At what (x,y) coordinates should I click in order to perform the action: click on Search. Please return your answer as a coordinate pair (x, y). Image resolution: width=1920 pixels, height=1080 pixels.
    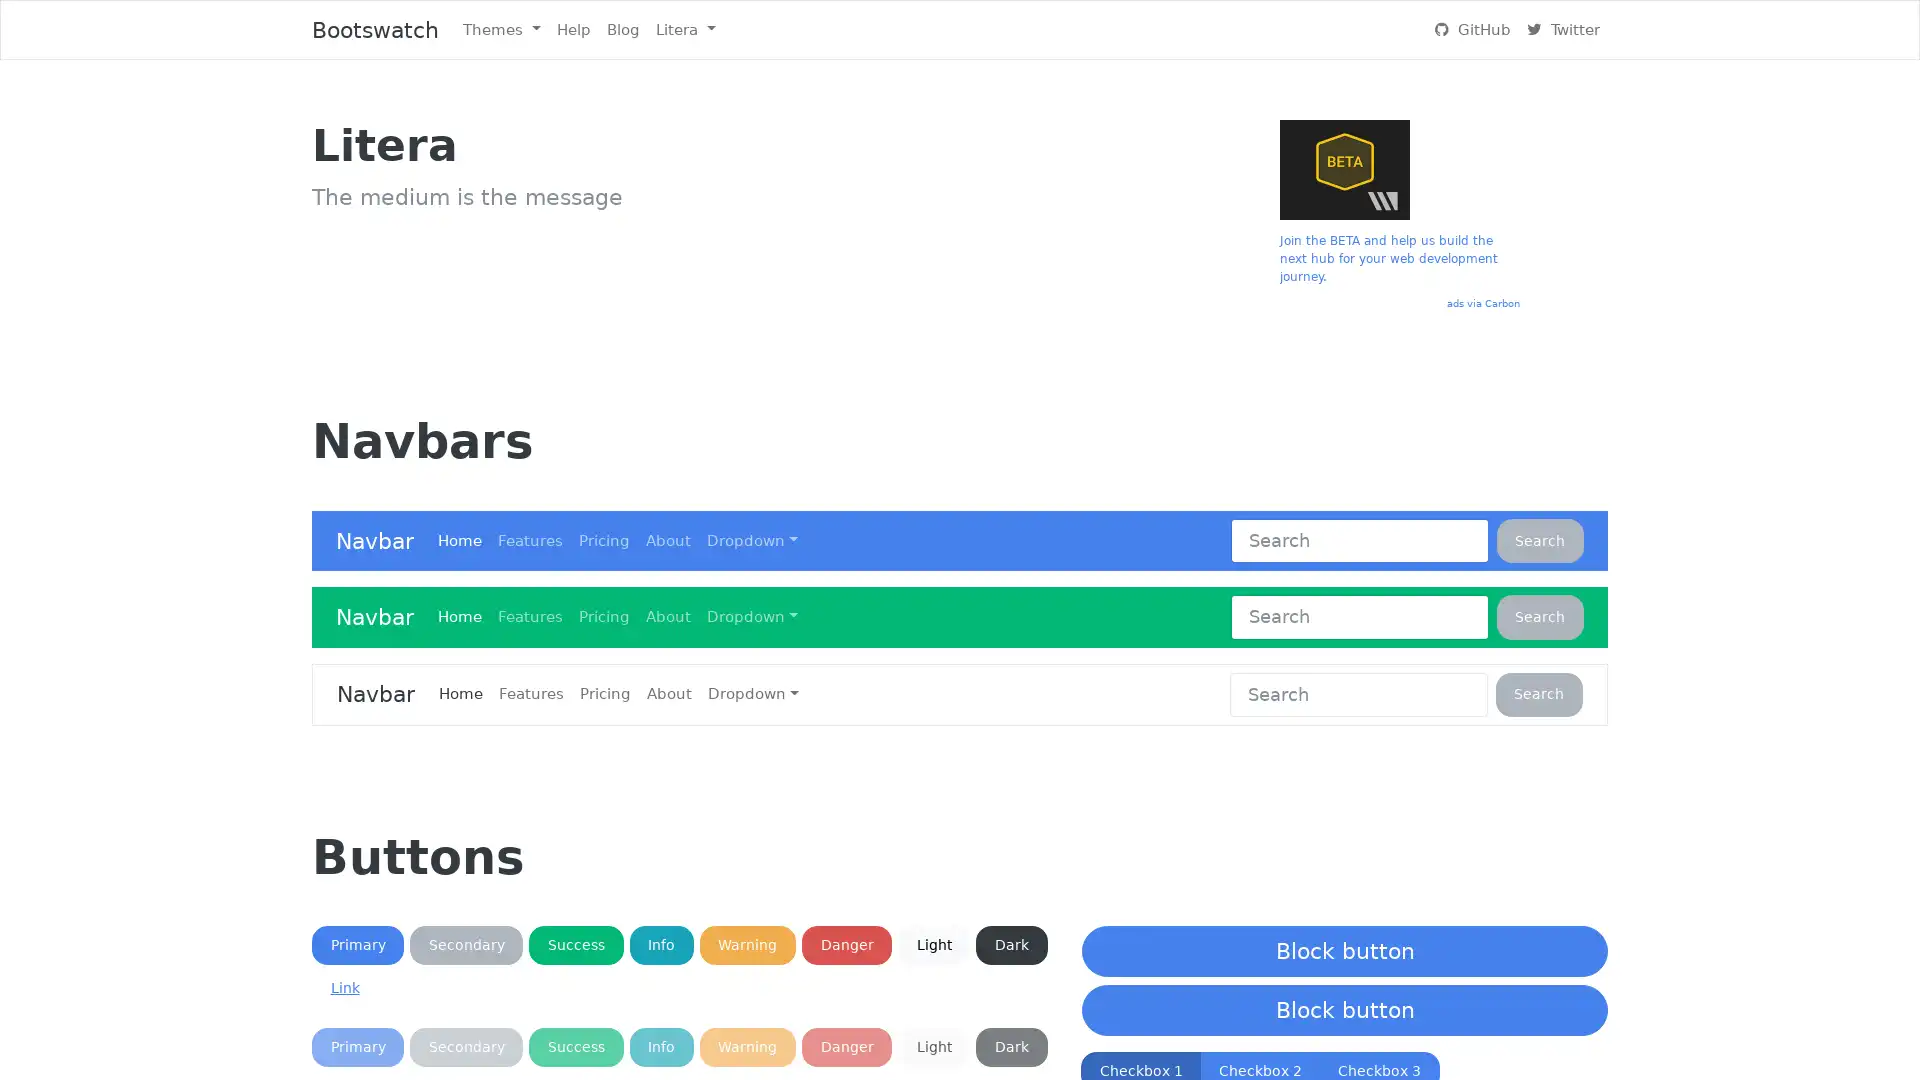
    Looking at the image, I should click on (1539, 540).